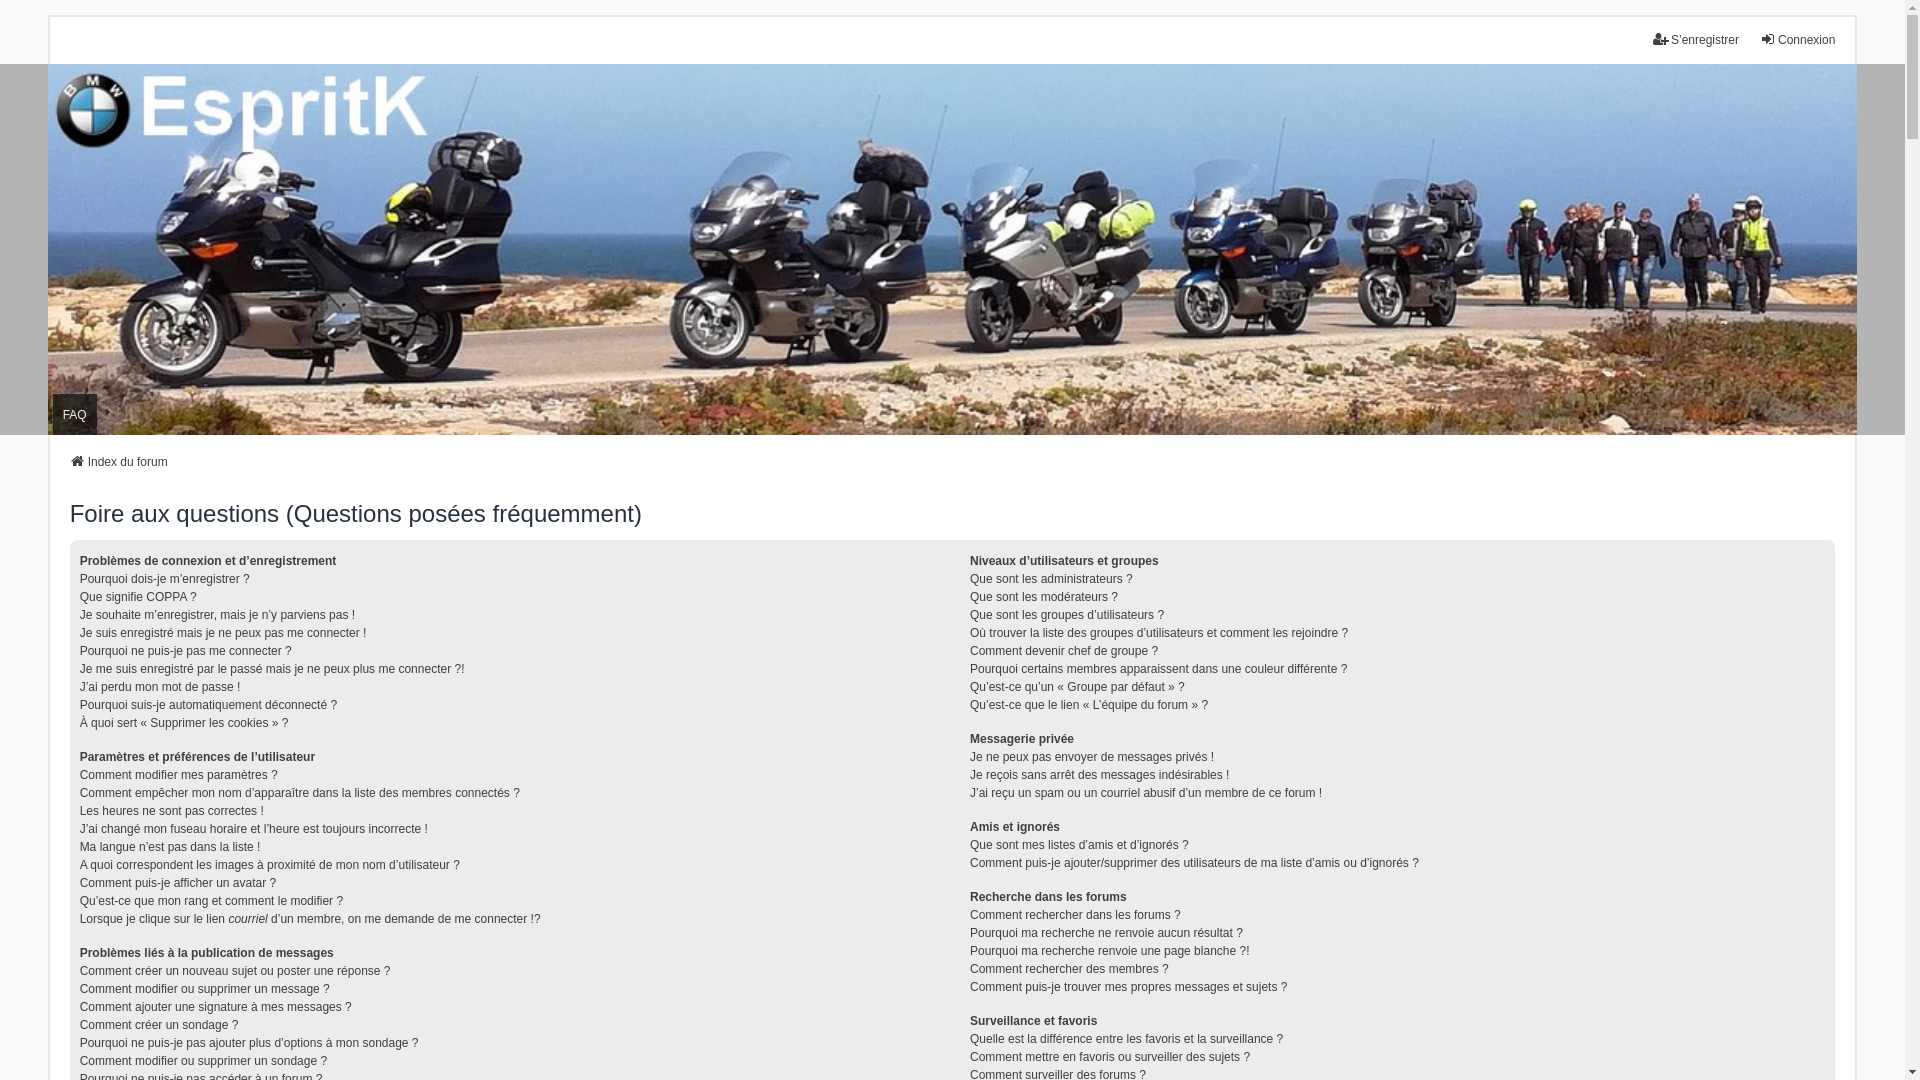  Describe the element at coordinates (1128, 986) in the screenshot. I see `'Comment puis-je trouver mes propres messages et sujets ?'` at that location.